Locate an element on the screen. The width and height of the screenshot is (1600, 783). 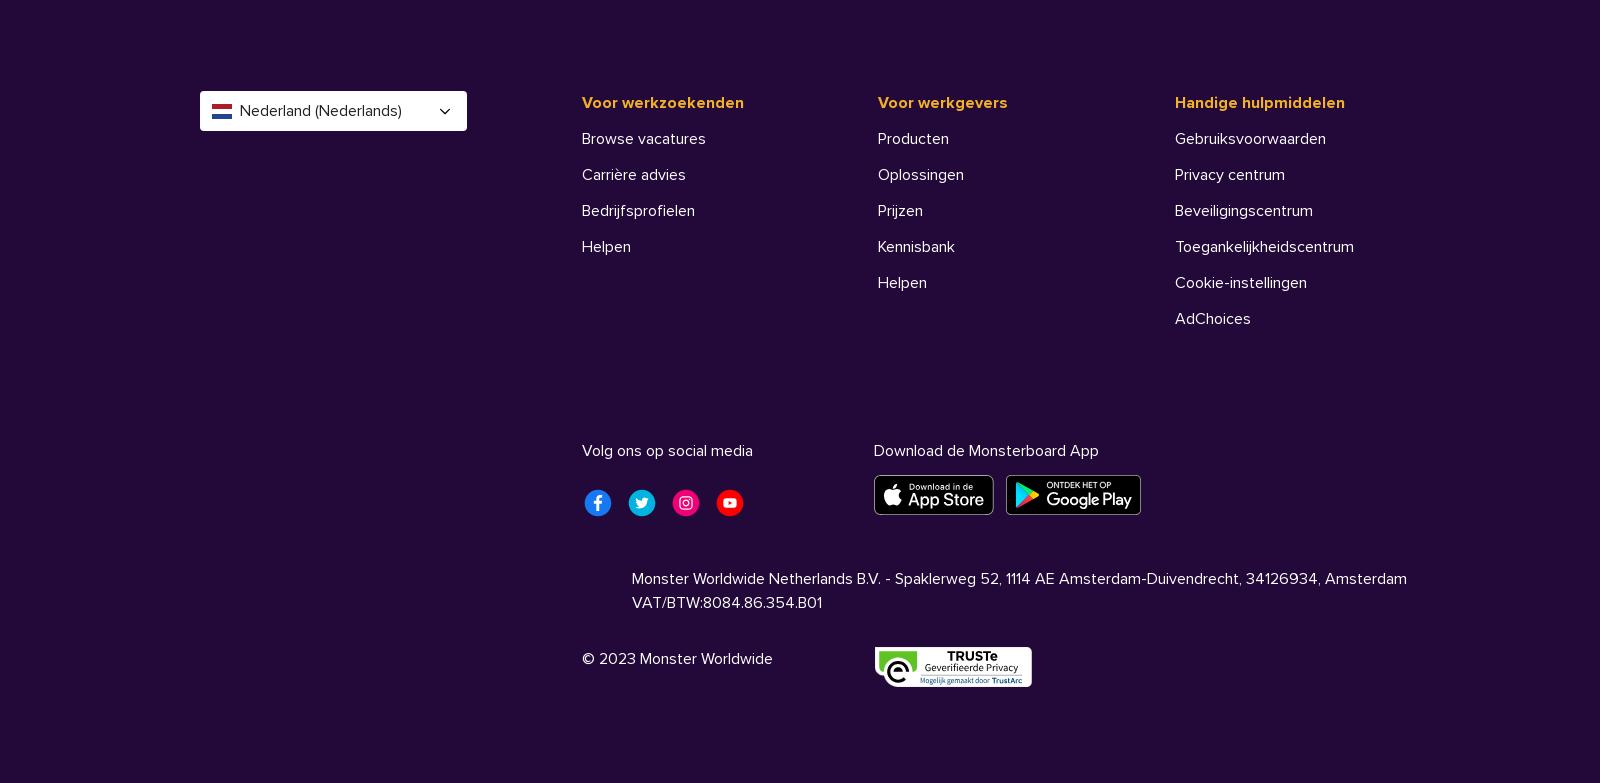
'Monster Worldwide Netherlands B.V. - Spaklerweg 52, 1114 AE Amsterdam-Duivendrecht, 34126934, Amsterdam VAT/BTW:8084.86.354.B01' is located at coordinates (1019, 590).